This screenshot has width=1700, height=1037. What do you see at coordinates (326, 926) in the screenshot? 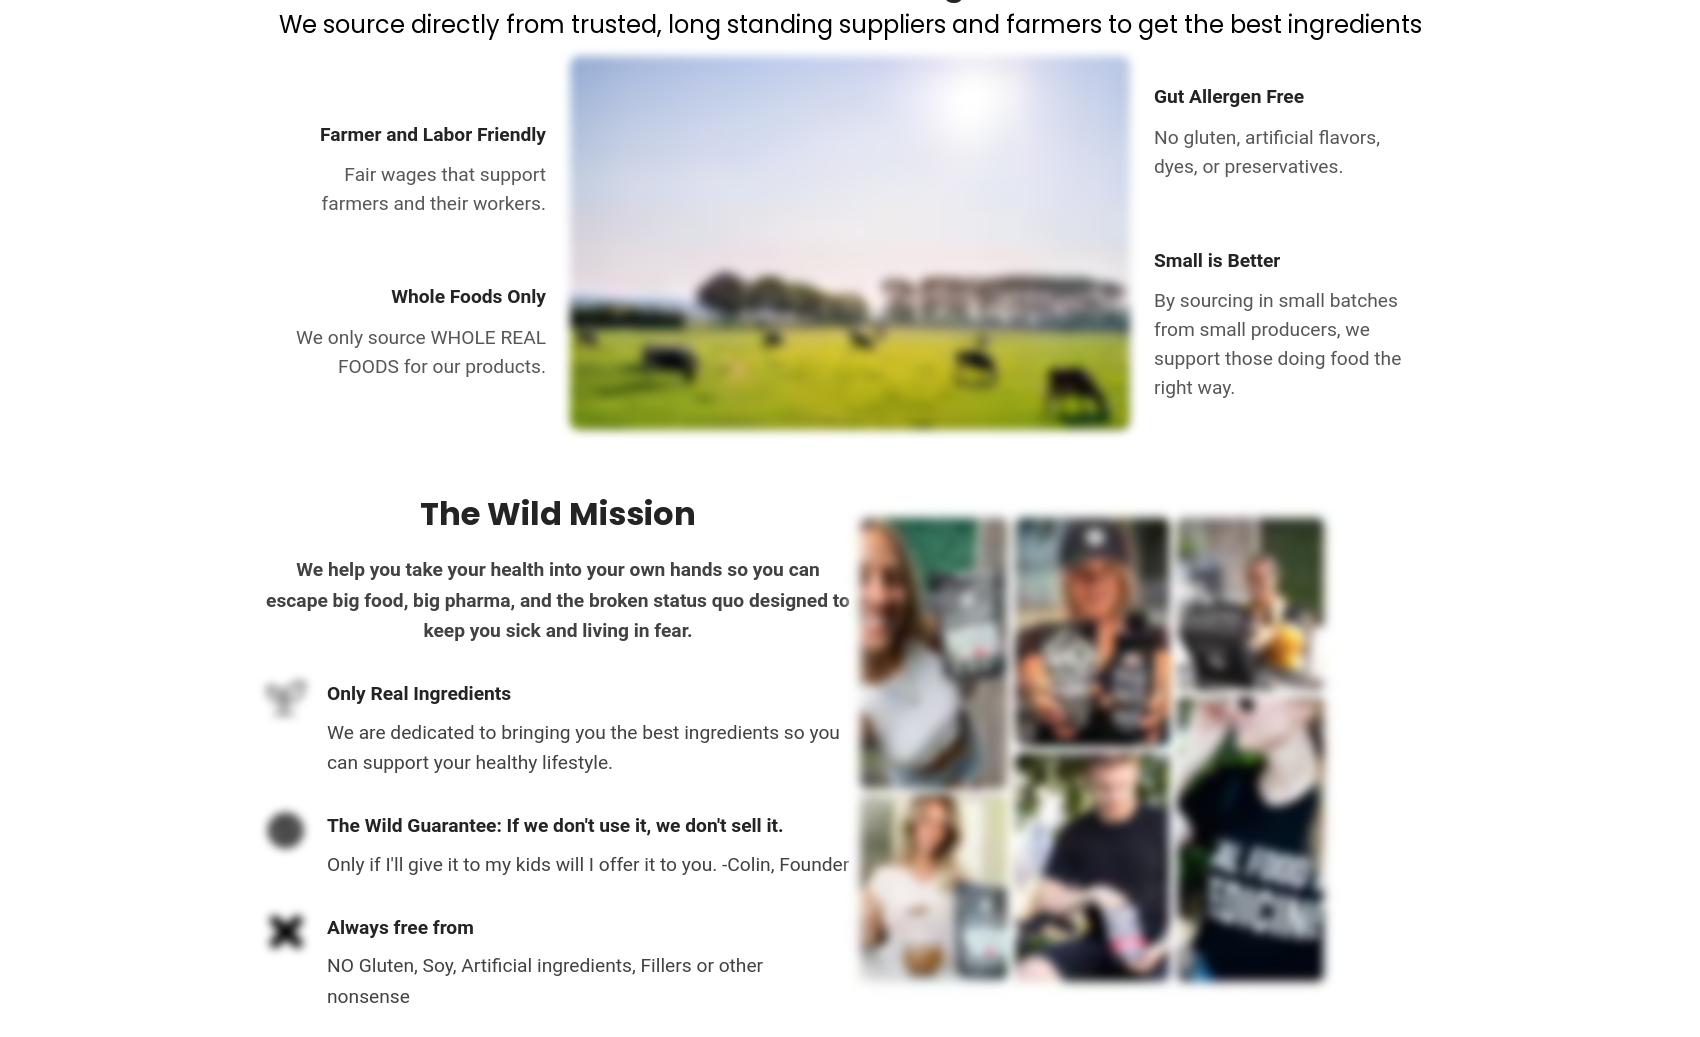
I see `'Always free from'` at bounding box center [326, 926].